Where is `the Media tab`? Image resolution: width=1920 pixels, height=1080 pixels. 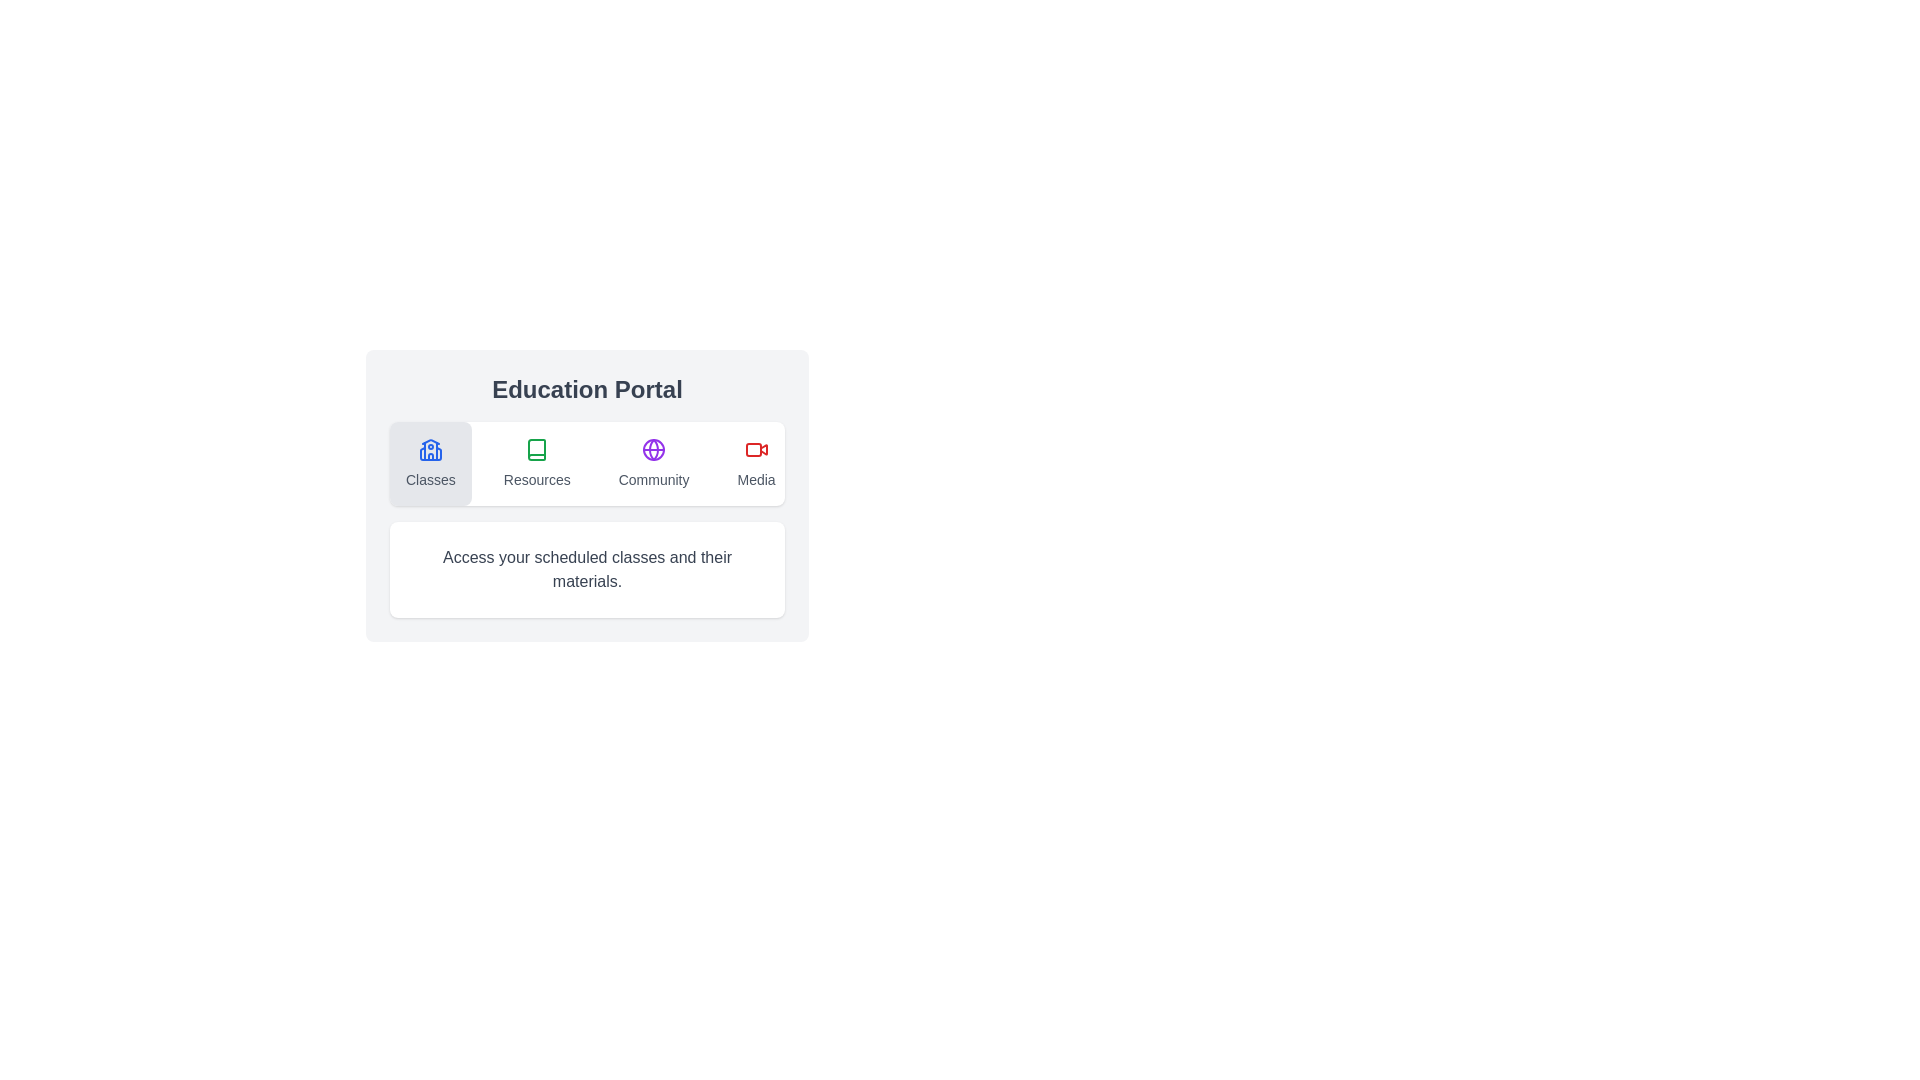
the Media tab is located at coordinates (754, 463).